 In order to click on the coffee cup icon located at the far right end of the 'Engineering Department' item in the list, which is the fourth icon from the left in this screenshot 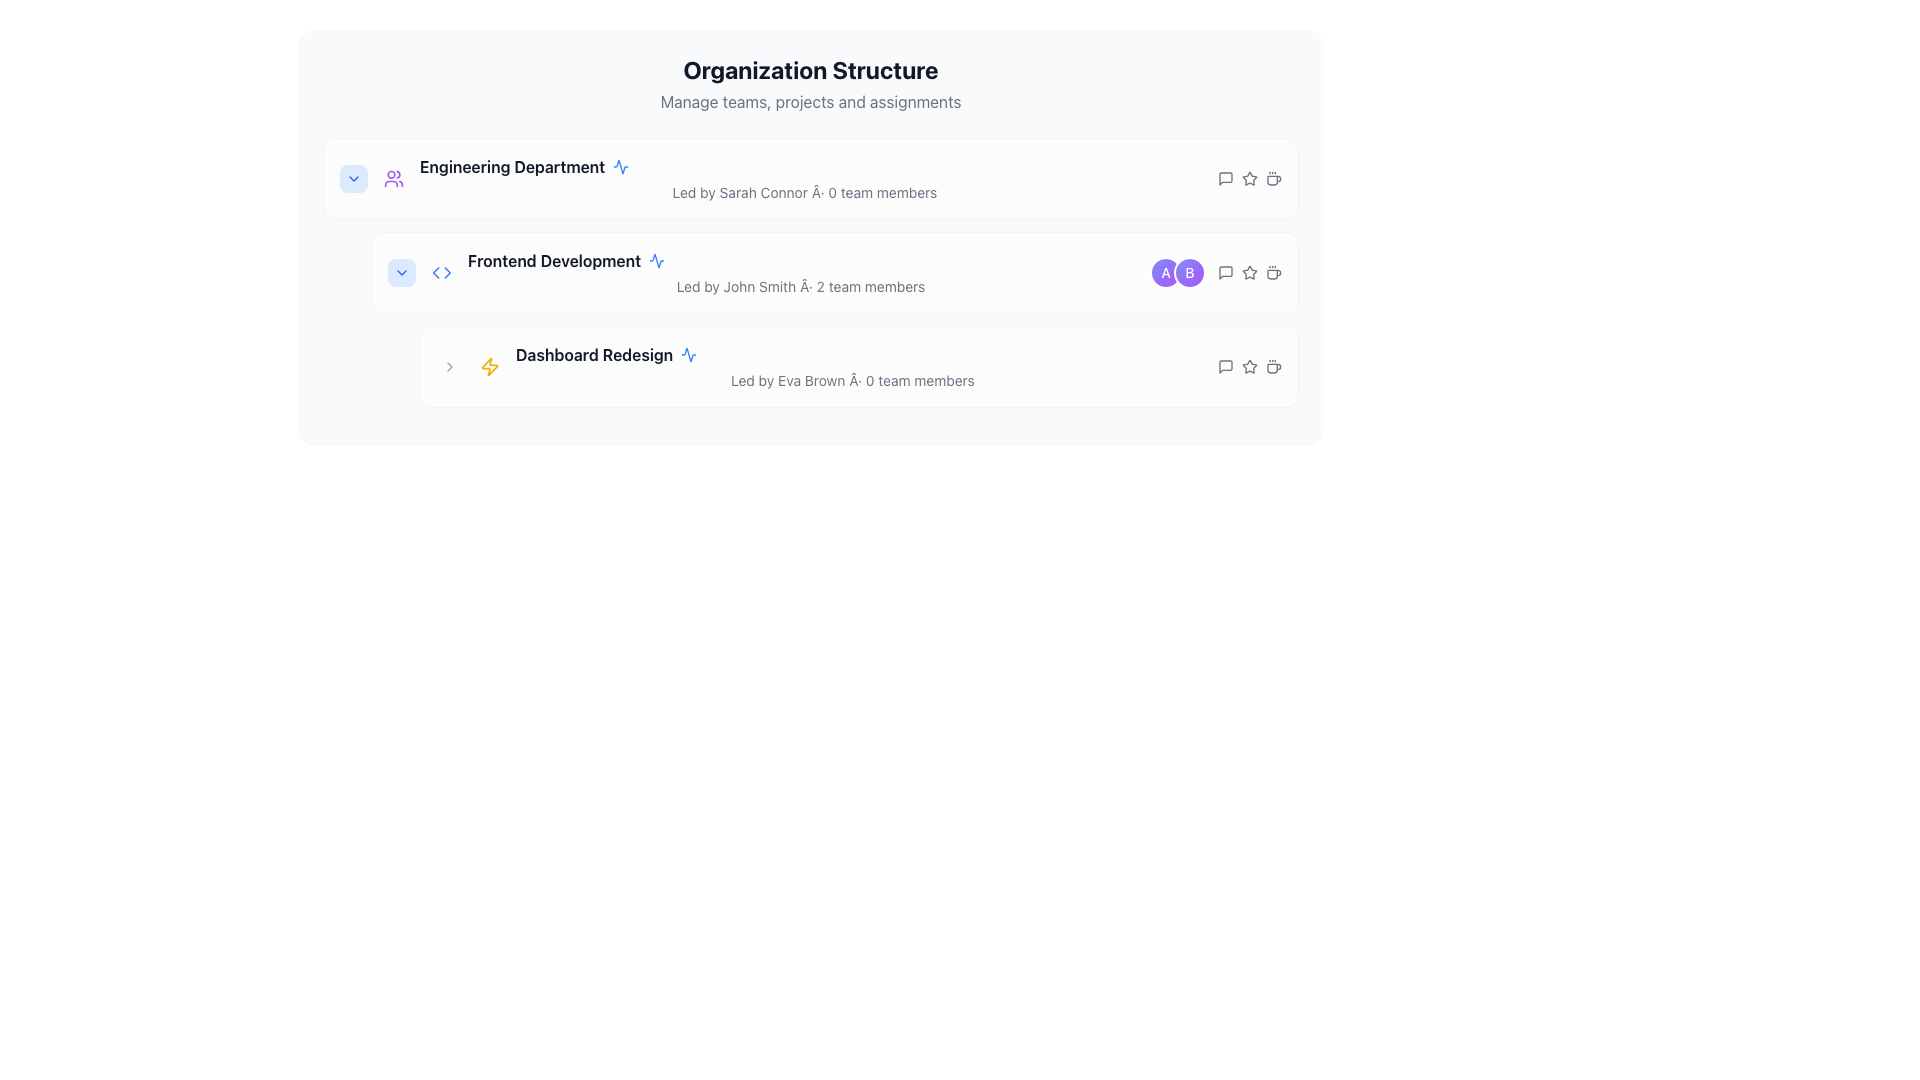, I will do `click(1272, 177)`.